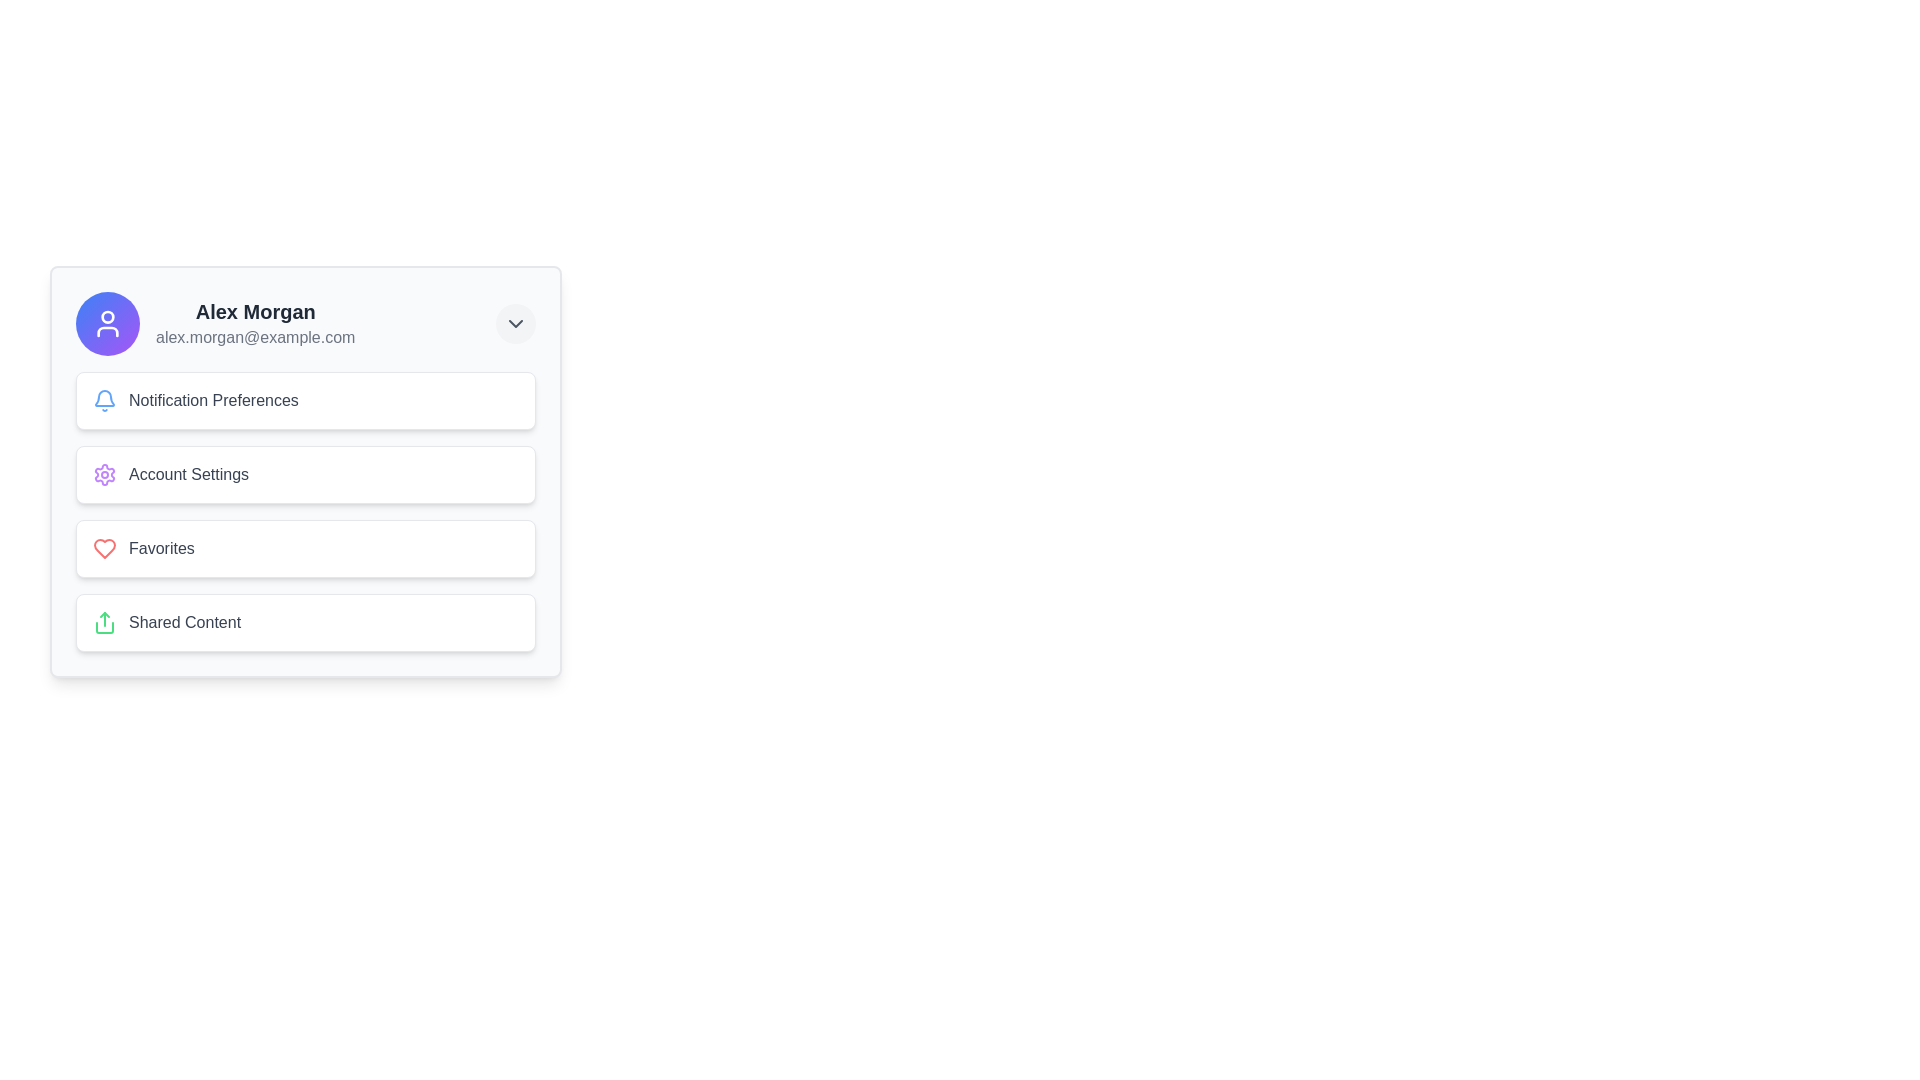 The width and height of the screenshot is (1920, 1080). What do you see at coordinates (515, 323) in the screenshot?
I see `the dropdown trigger button located on the right end of the user profile section for 'Alex Morgan'` at bounding box center [515, 323].